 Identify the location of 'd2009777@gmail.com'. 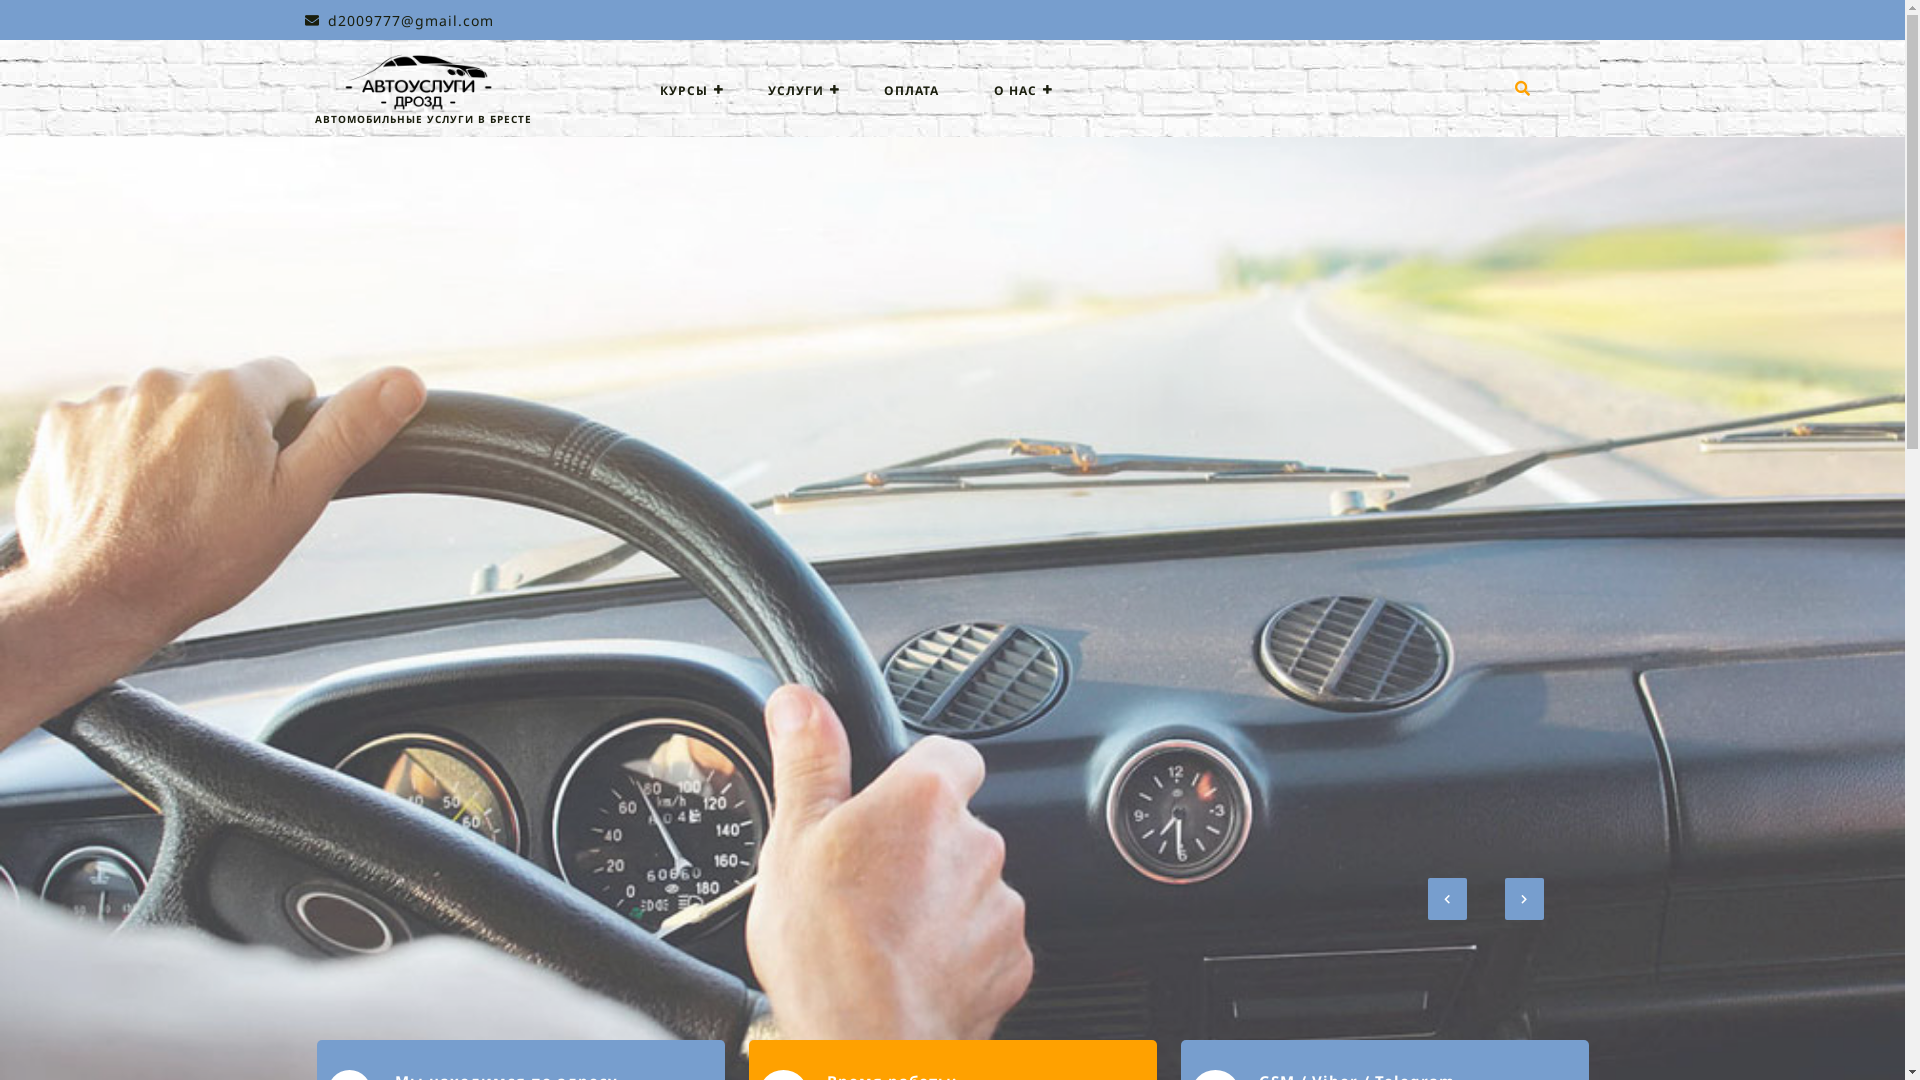
(398, 20).